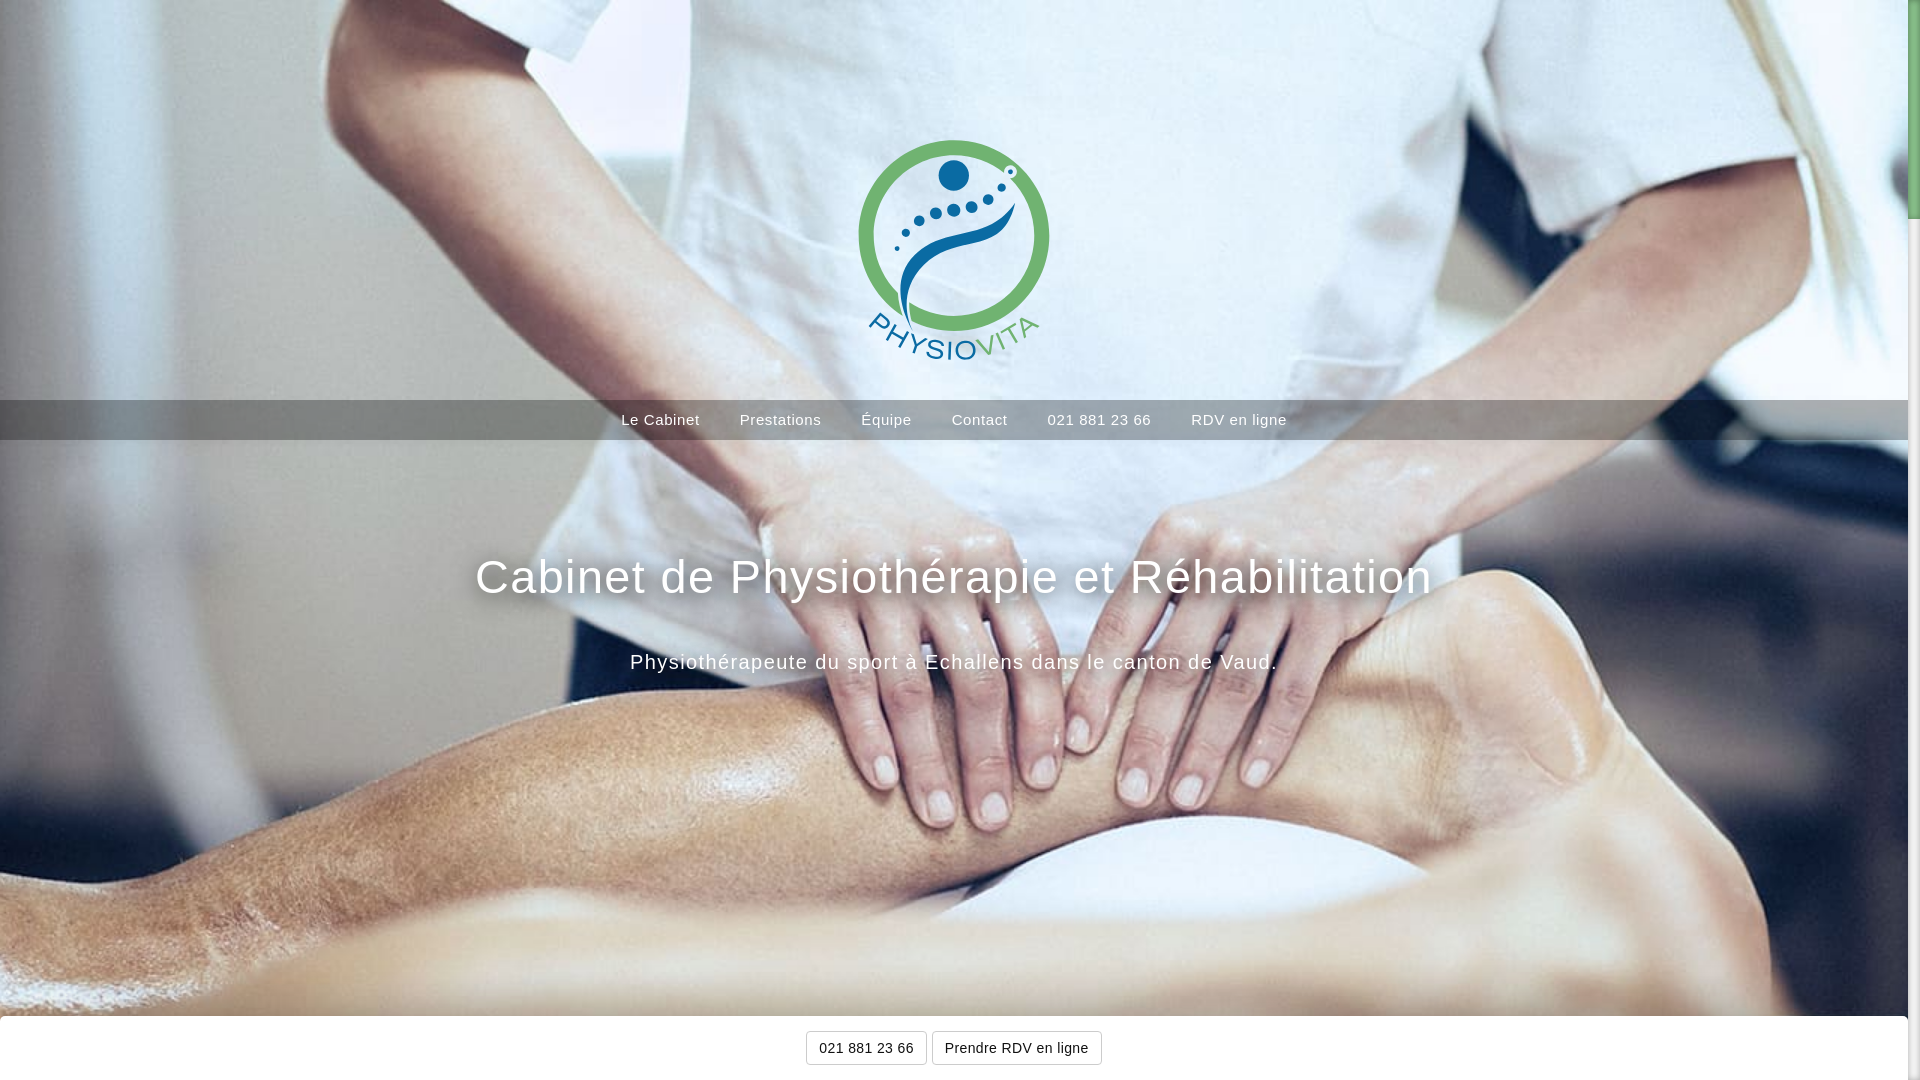 This screenshot has height=1080, width=1920. What do you see at coordinates (780, 419) in the screenshot?
I see `'Prestations'` at bounding box center [780, 419].